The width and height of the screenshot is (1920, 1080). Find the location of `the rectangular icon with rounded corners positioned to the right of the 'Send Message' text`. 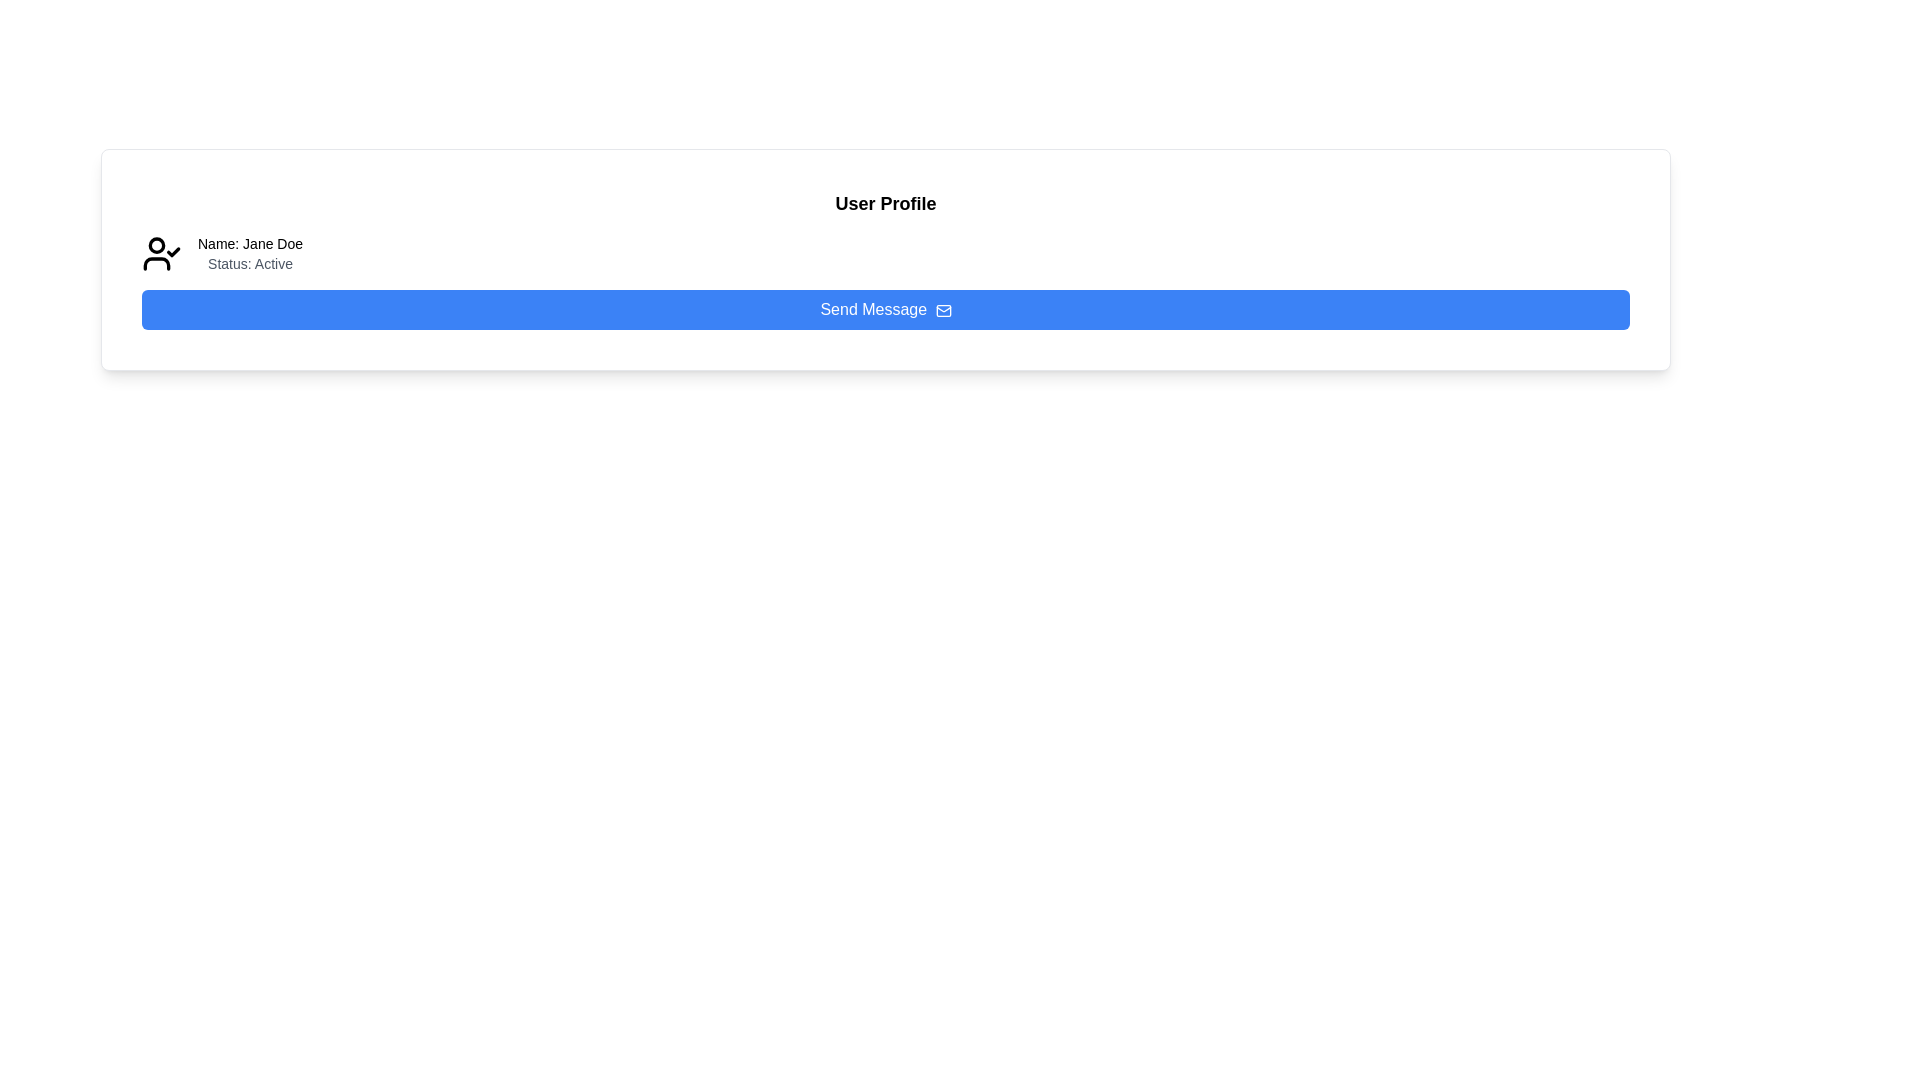

the rectangular icon with rounded corners positioned to the right of the 'Send Message' text is located at coordinates (942, 310).